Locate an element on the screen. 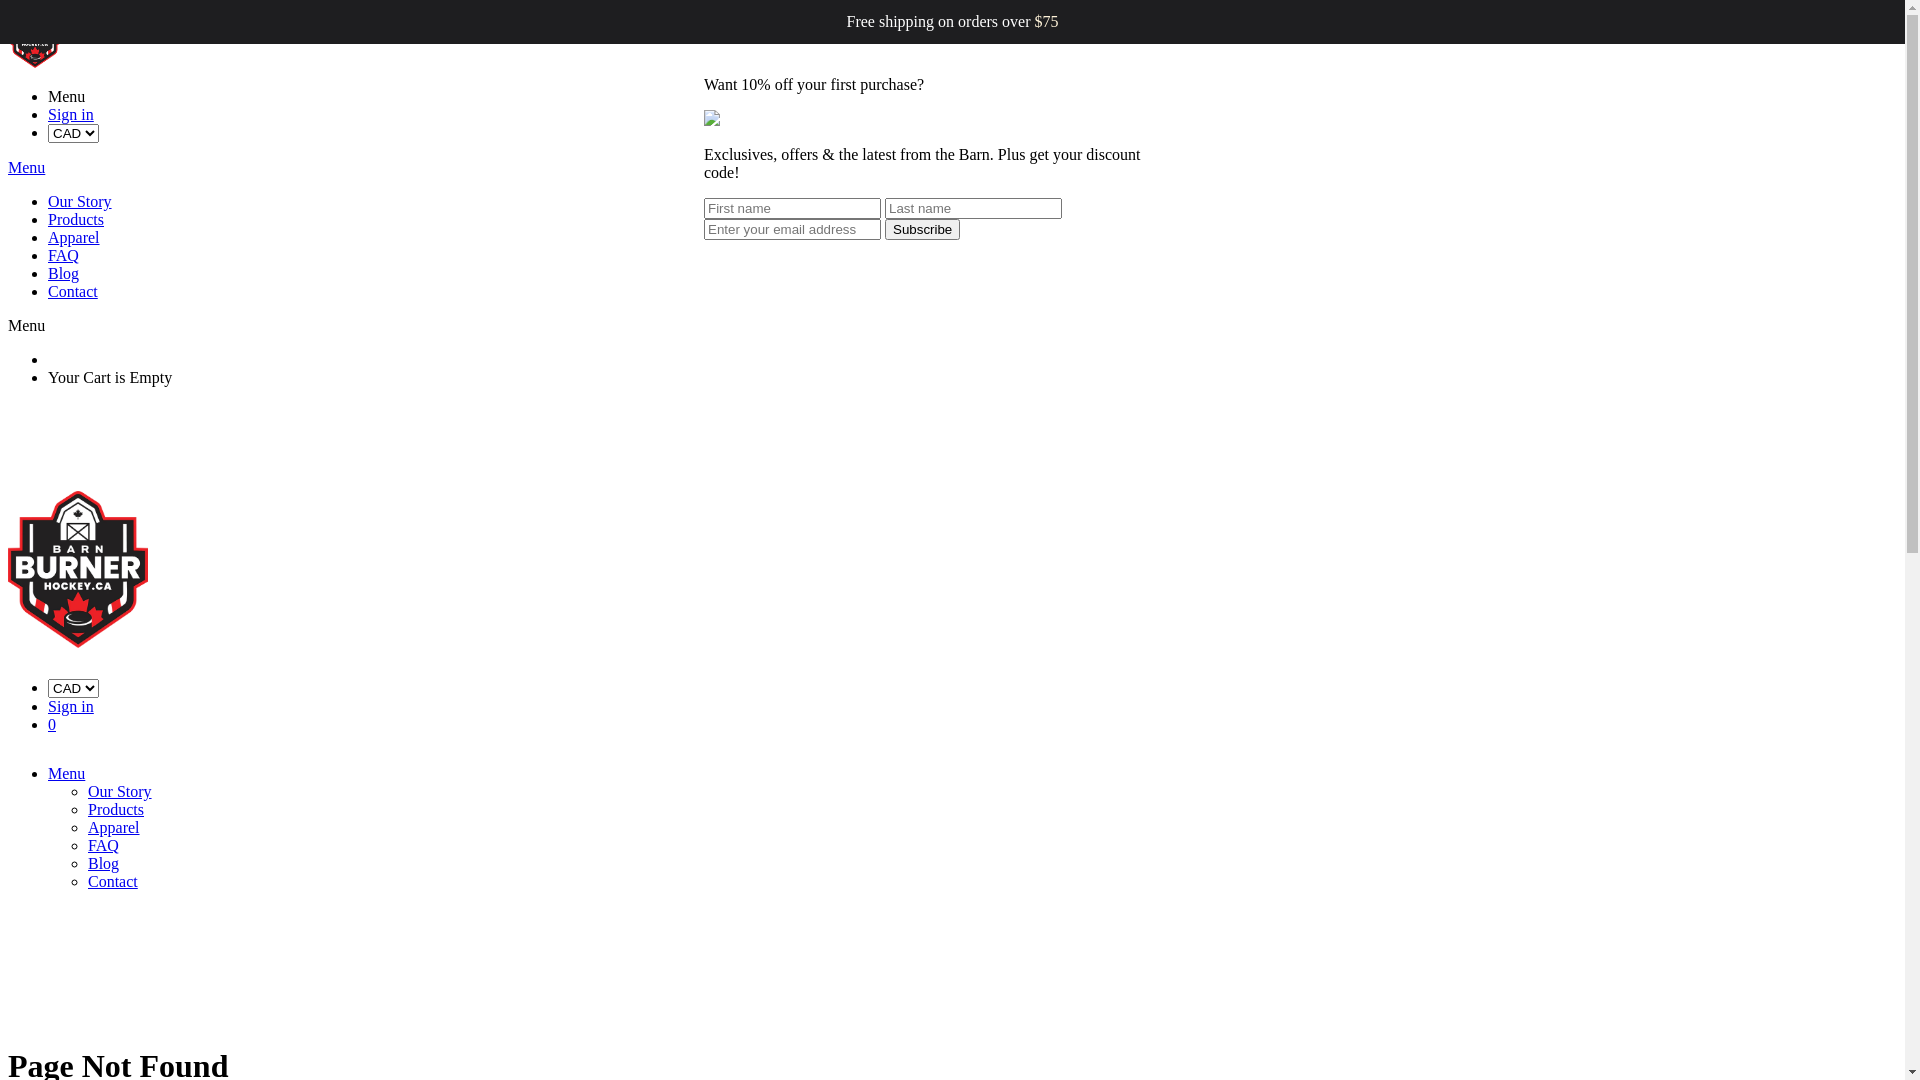 The width and height of the screenshot is (1920, 1080). 'Apparel' is located at coordinates (73, 236).